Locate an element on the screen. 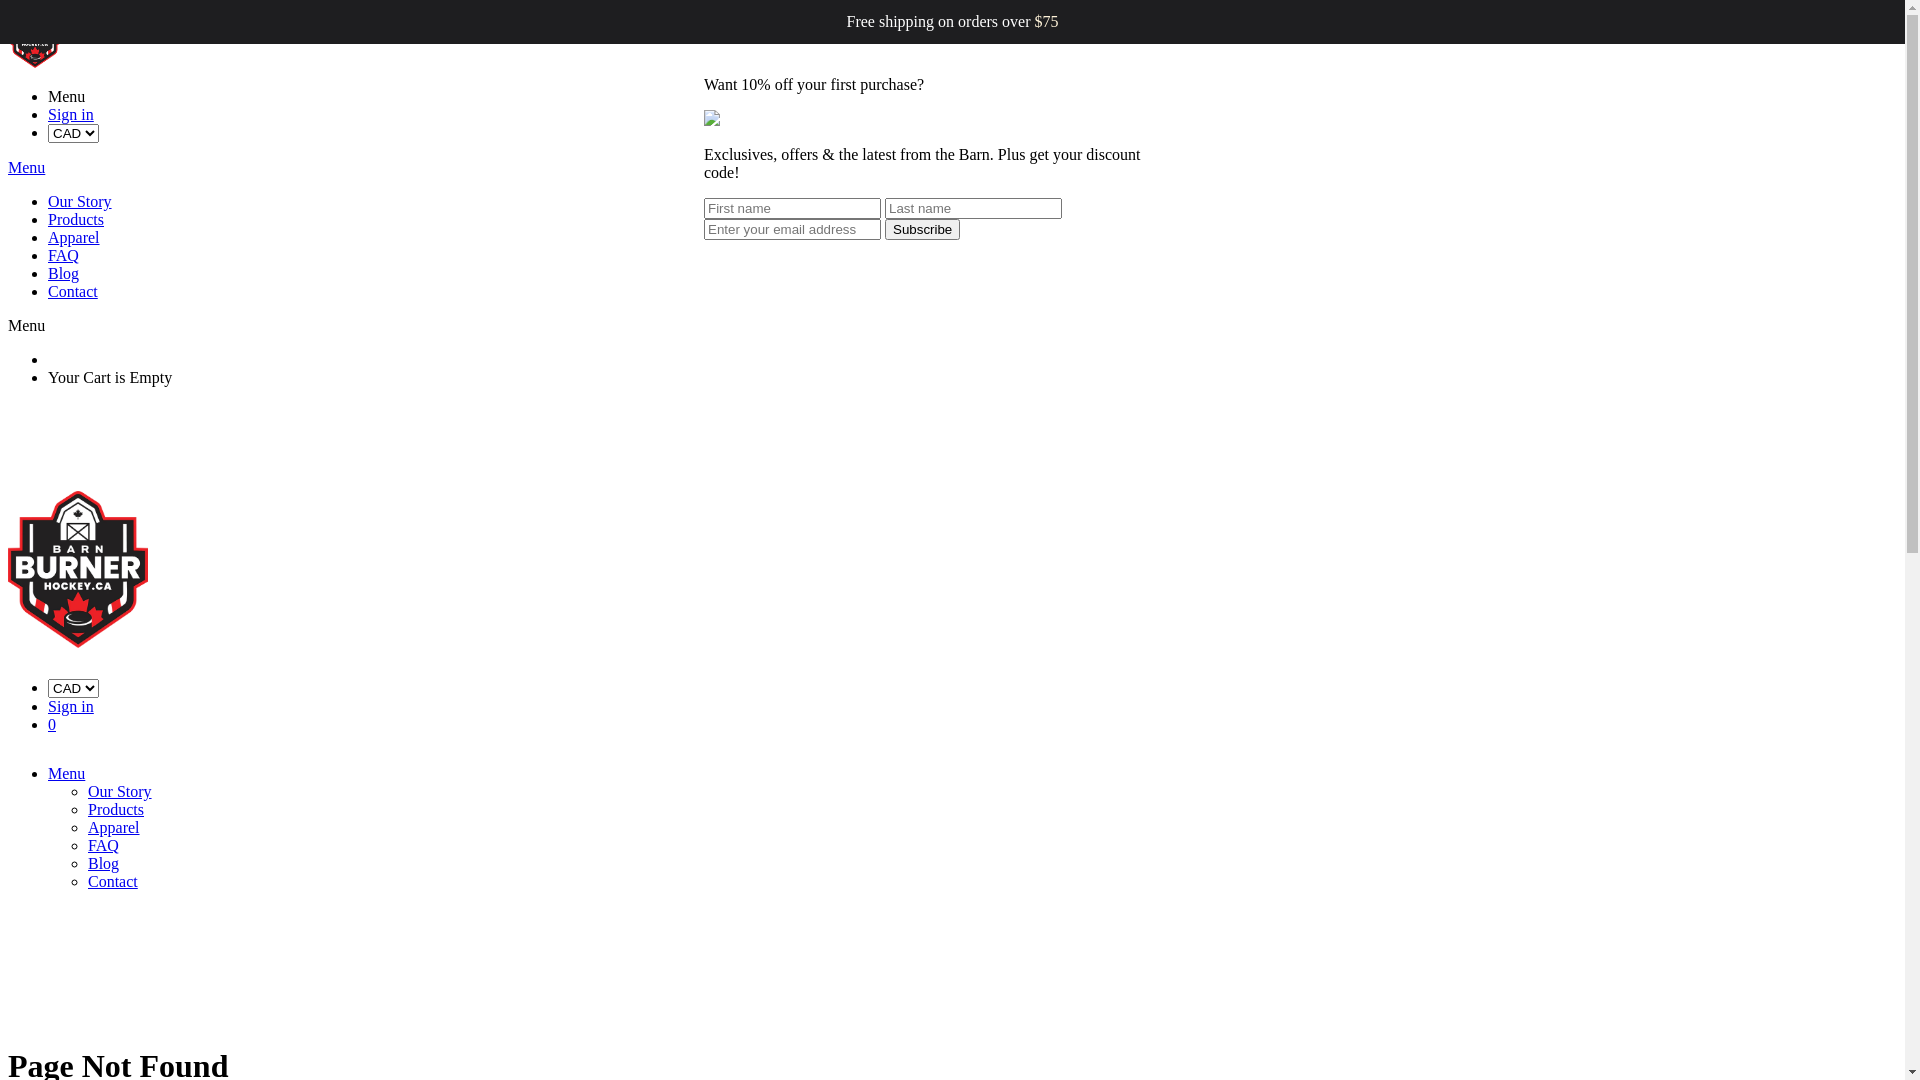 The width and height of the screenshot is (1920, 1080). 'Apparel' is located at coordinates (73, 236).